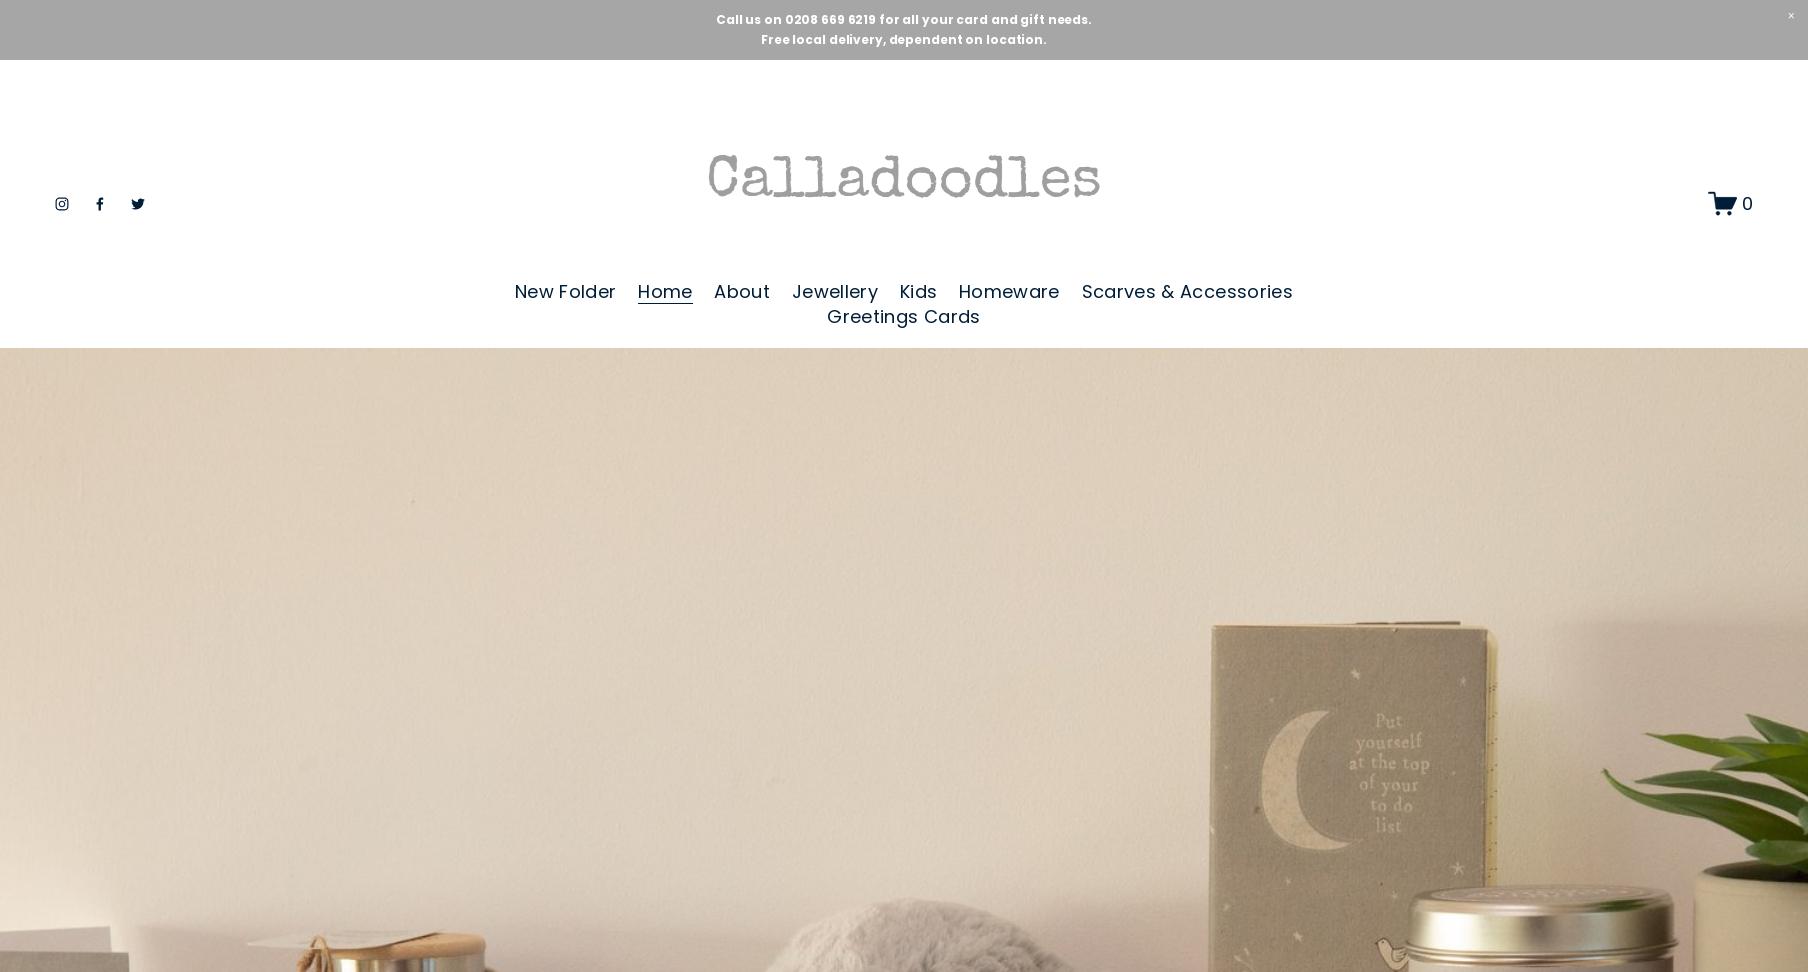 The height and width of the screenshot is (972, 1808). Describe the element at coordinates (1007, 291) in the screenshot. I see `'Homeware'` at that location.